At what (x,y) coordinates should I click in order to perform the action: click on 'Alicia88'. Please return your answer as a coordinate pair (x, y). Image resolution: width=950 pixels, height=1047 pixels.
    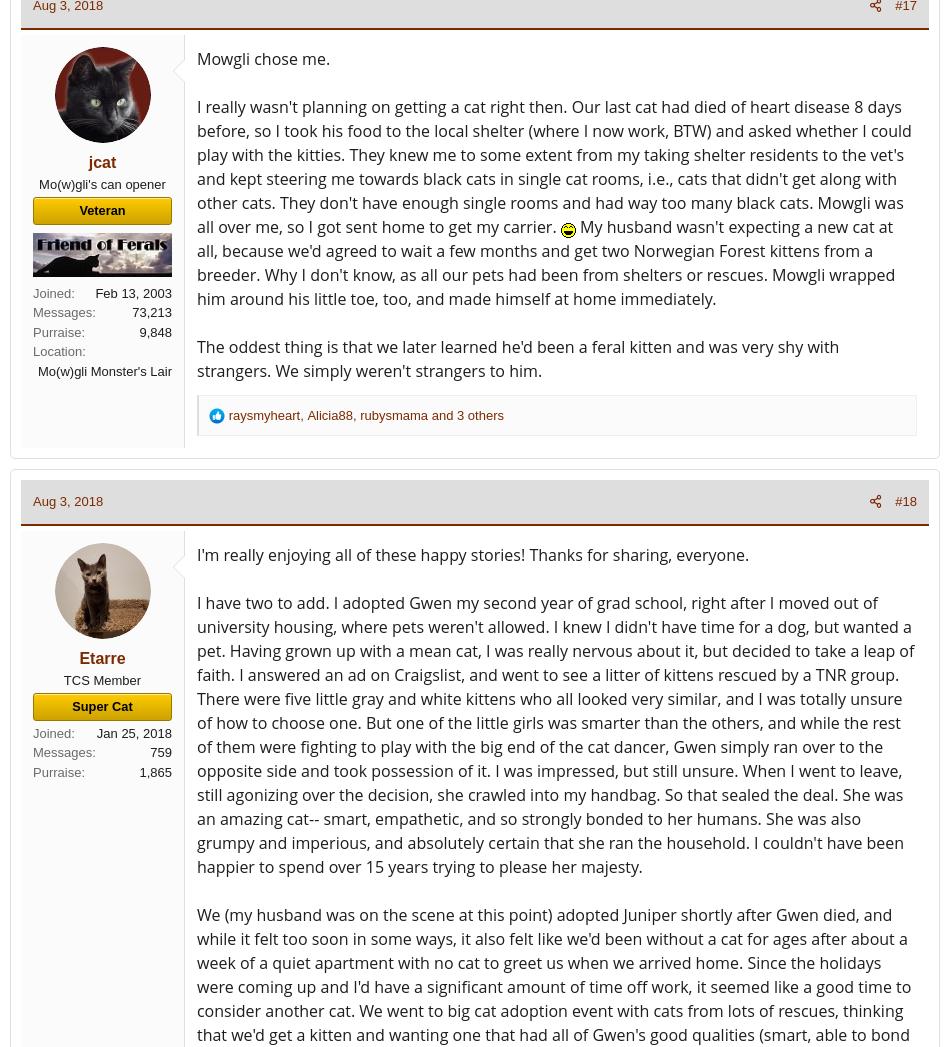
    Looking at the image, I should click on (328, 413).